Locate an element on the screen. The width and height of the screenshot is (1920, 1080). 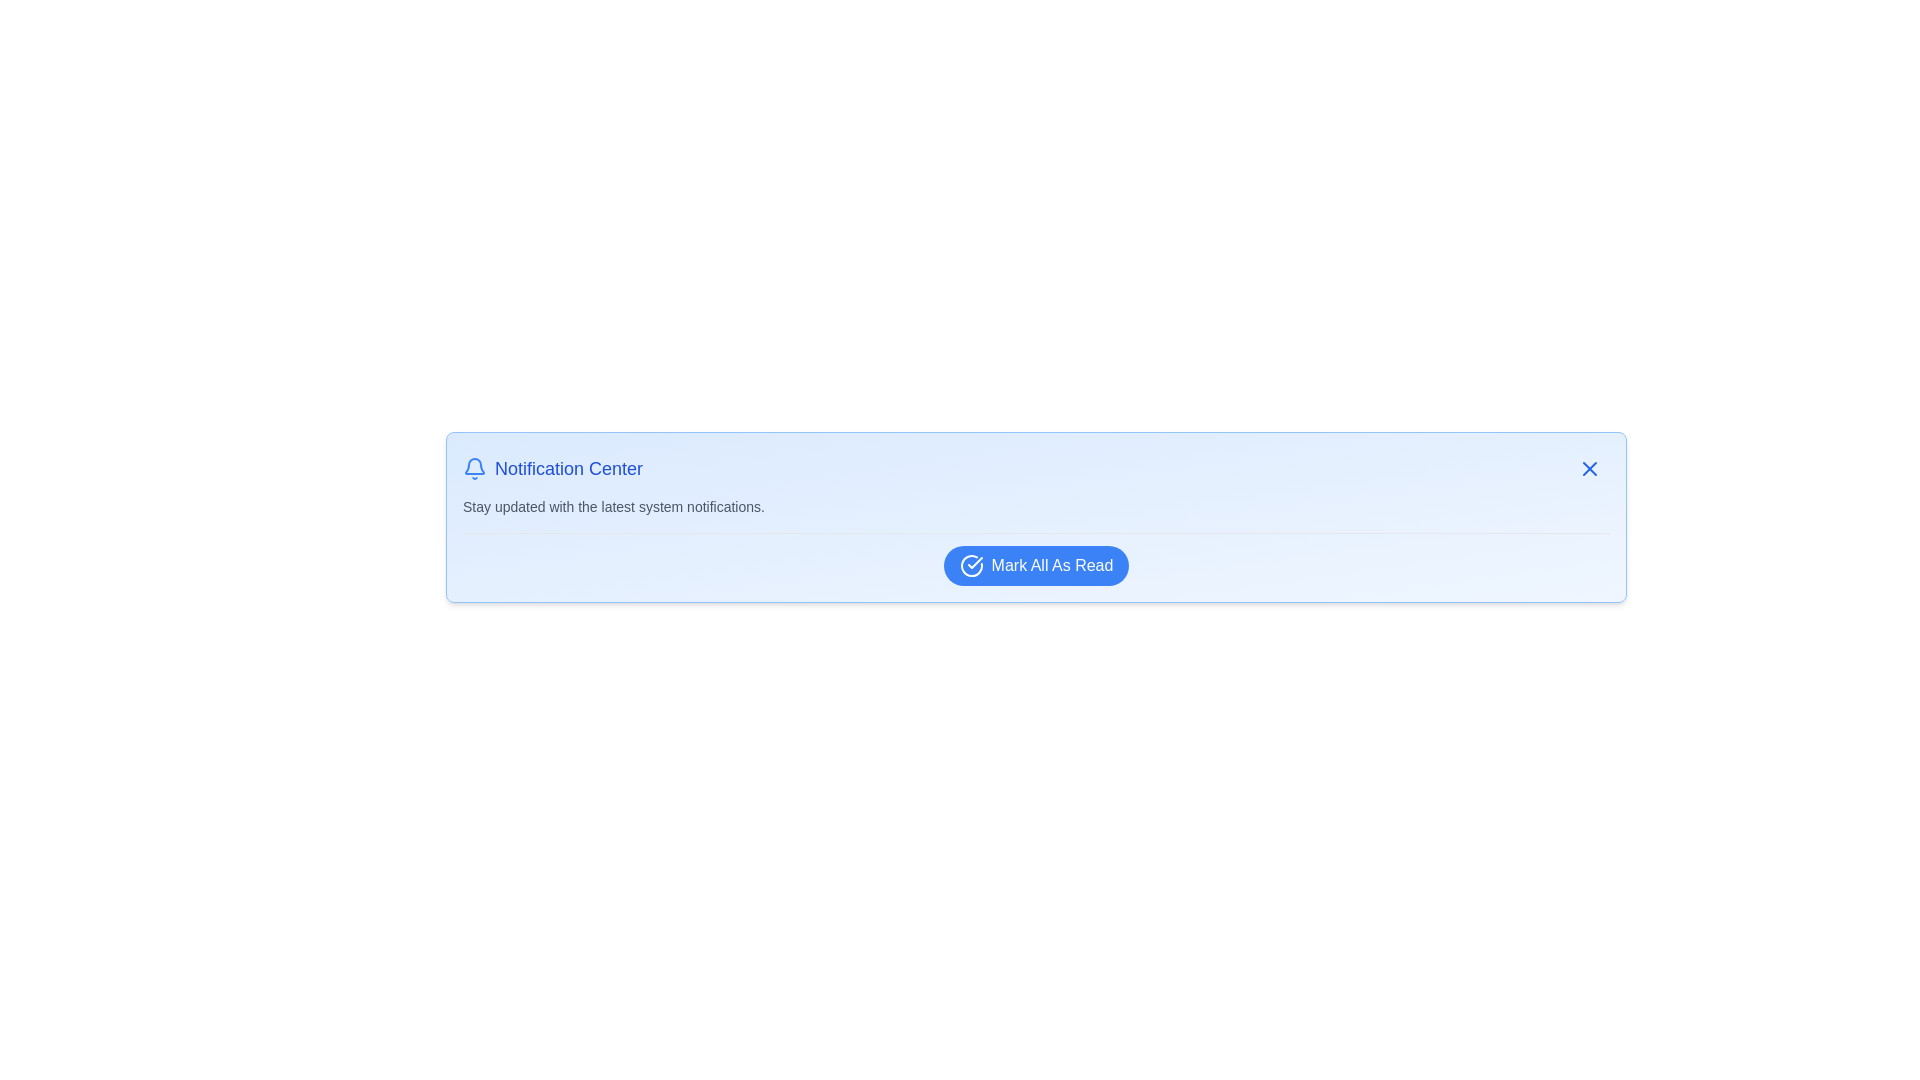
the blue bell-shaped icon located in the notification section, next to the 'Notification Center' text is located at coordinates (474, 466).